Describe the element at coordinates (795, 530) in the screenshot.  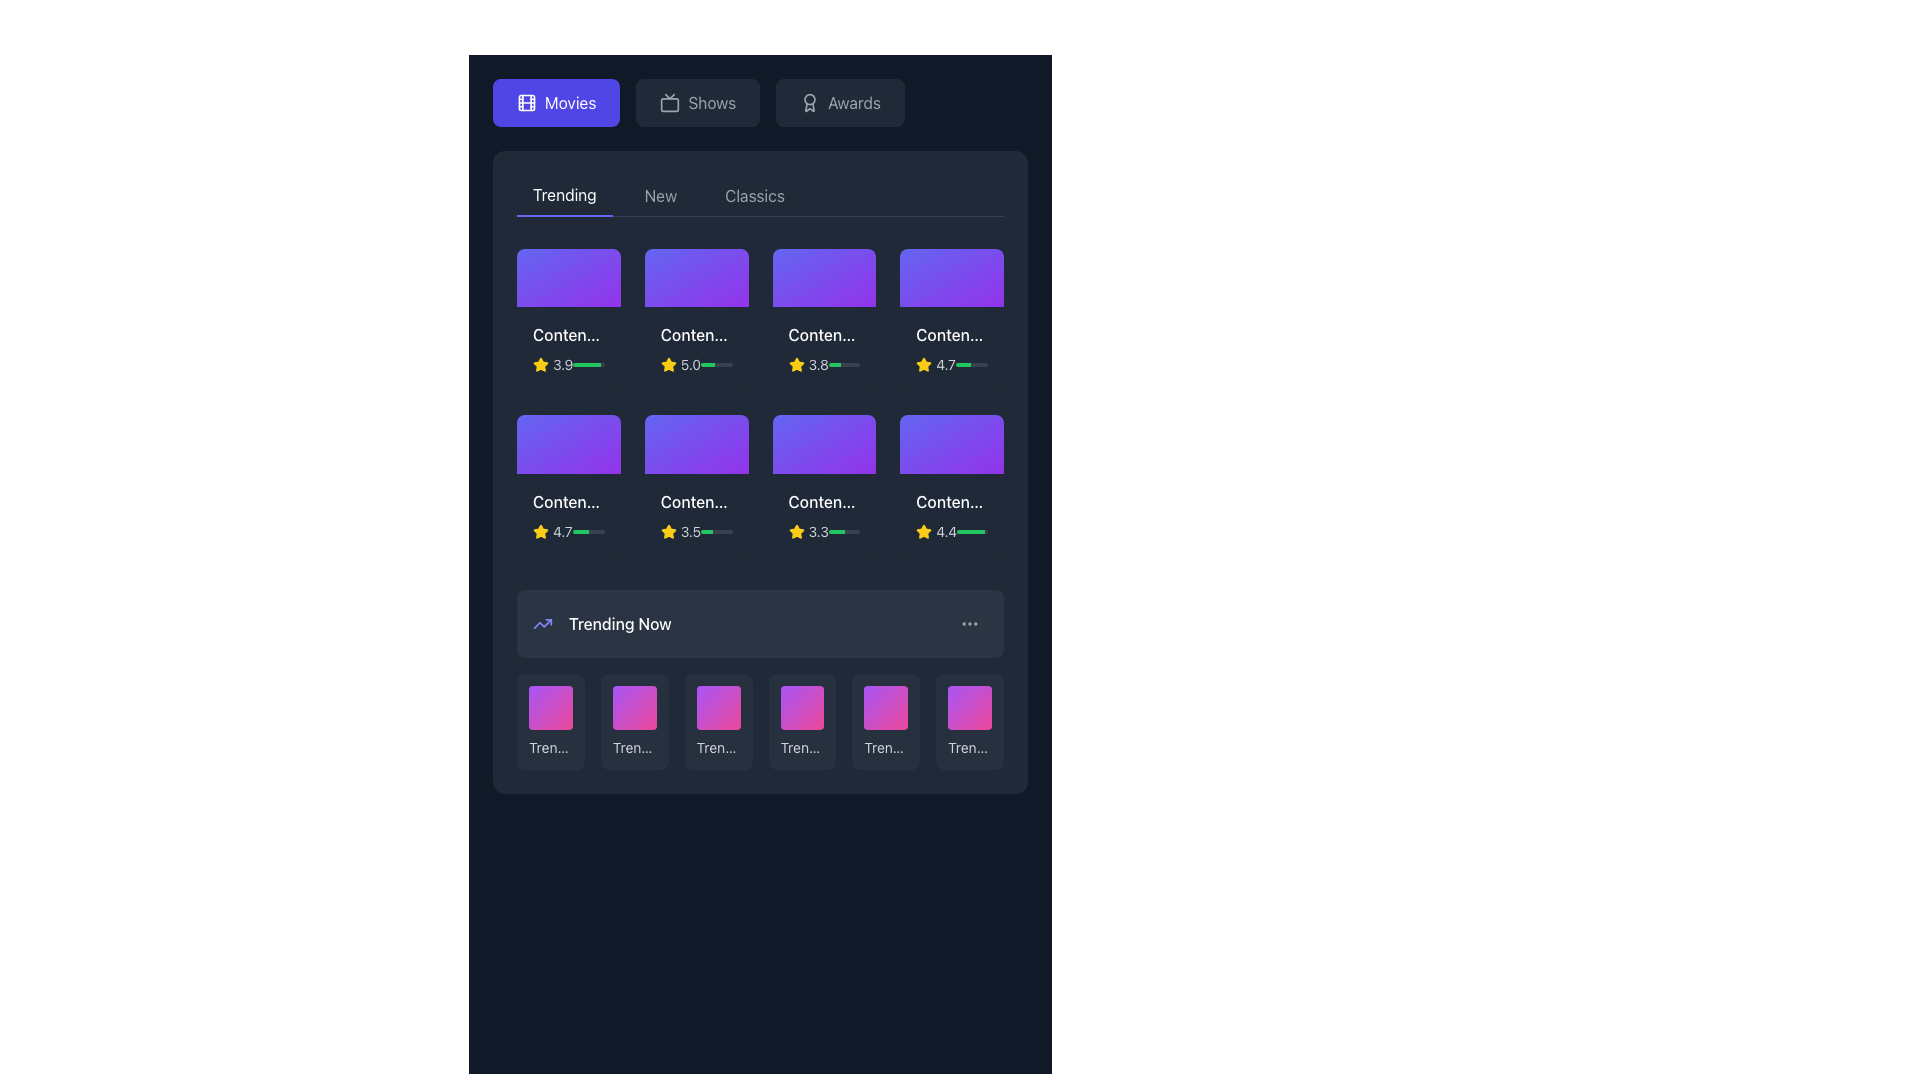
I see `the rating icon located in the second row and third column of the 'Trending' content grid` at that location.